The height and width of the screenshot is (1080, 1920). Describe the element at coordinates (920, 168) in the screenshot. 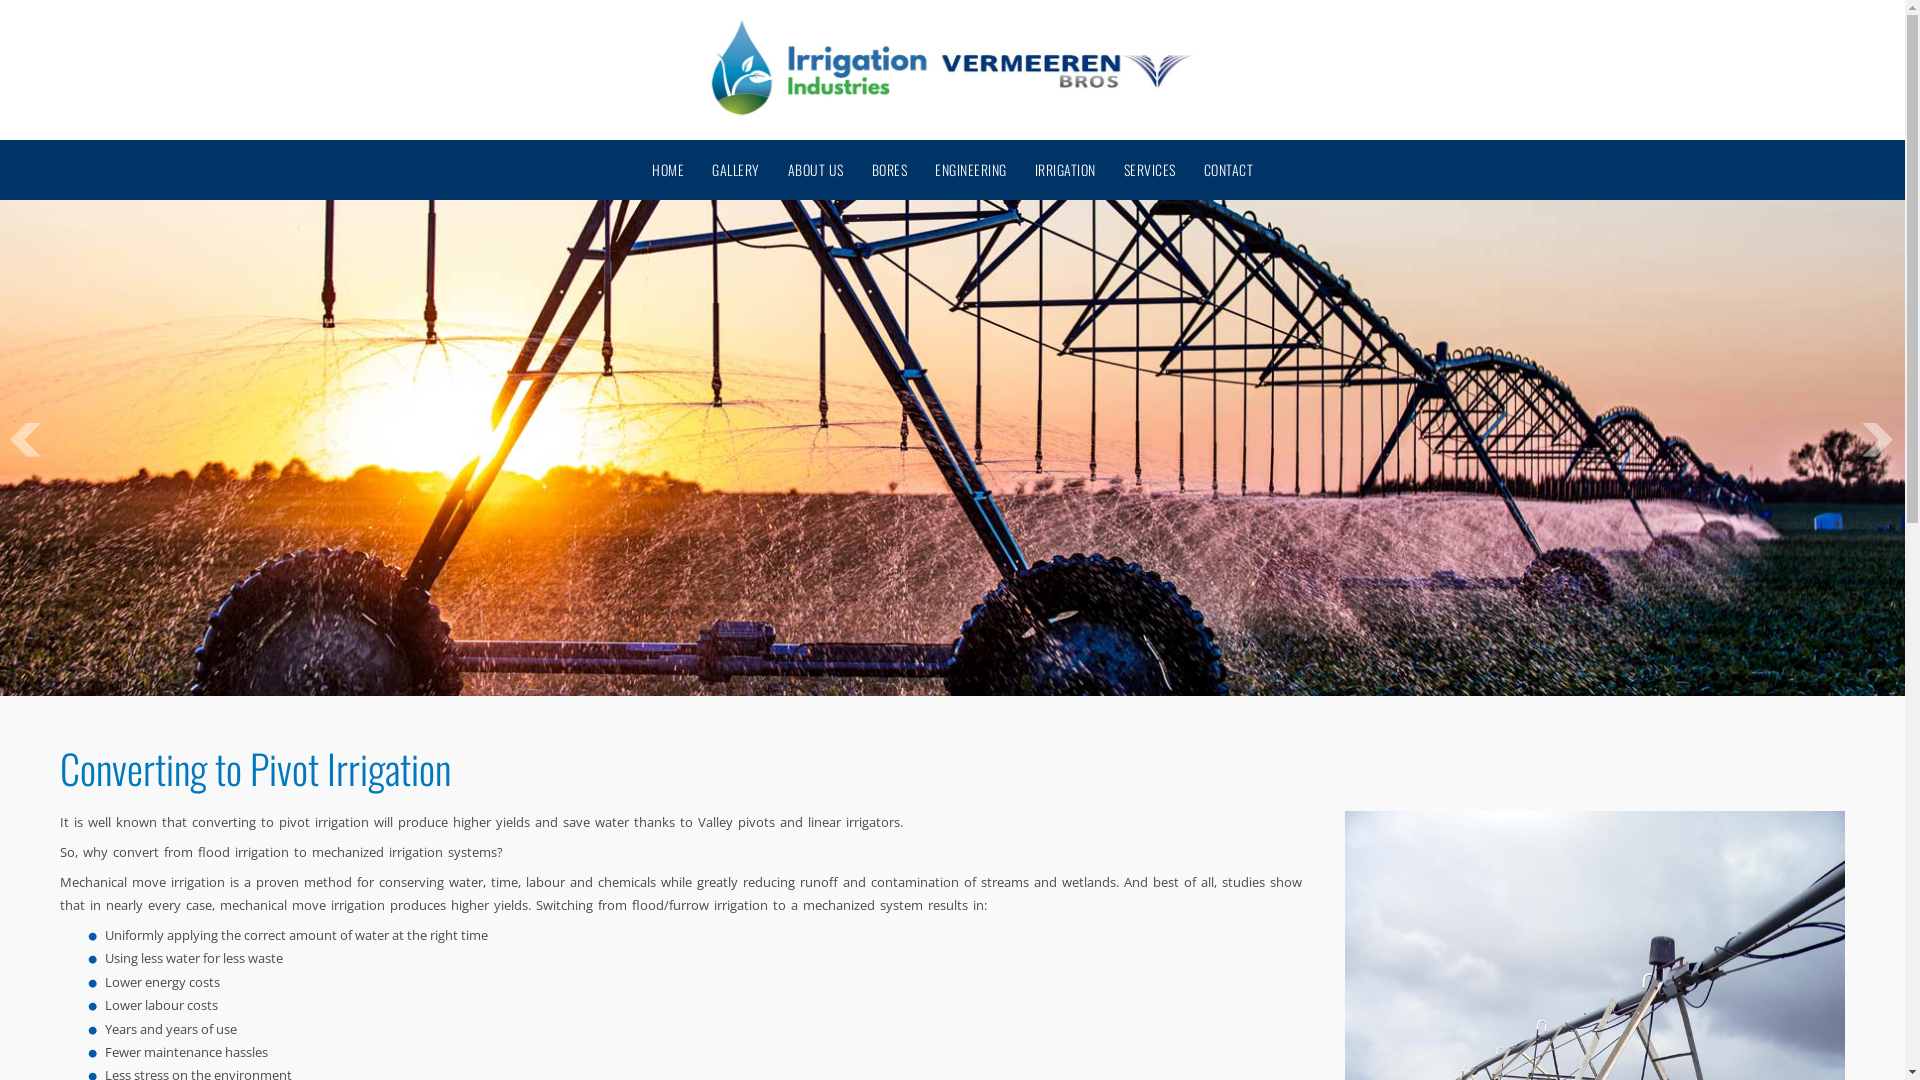

I see `'ENGINEERING'` at that location.